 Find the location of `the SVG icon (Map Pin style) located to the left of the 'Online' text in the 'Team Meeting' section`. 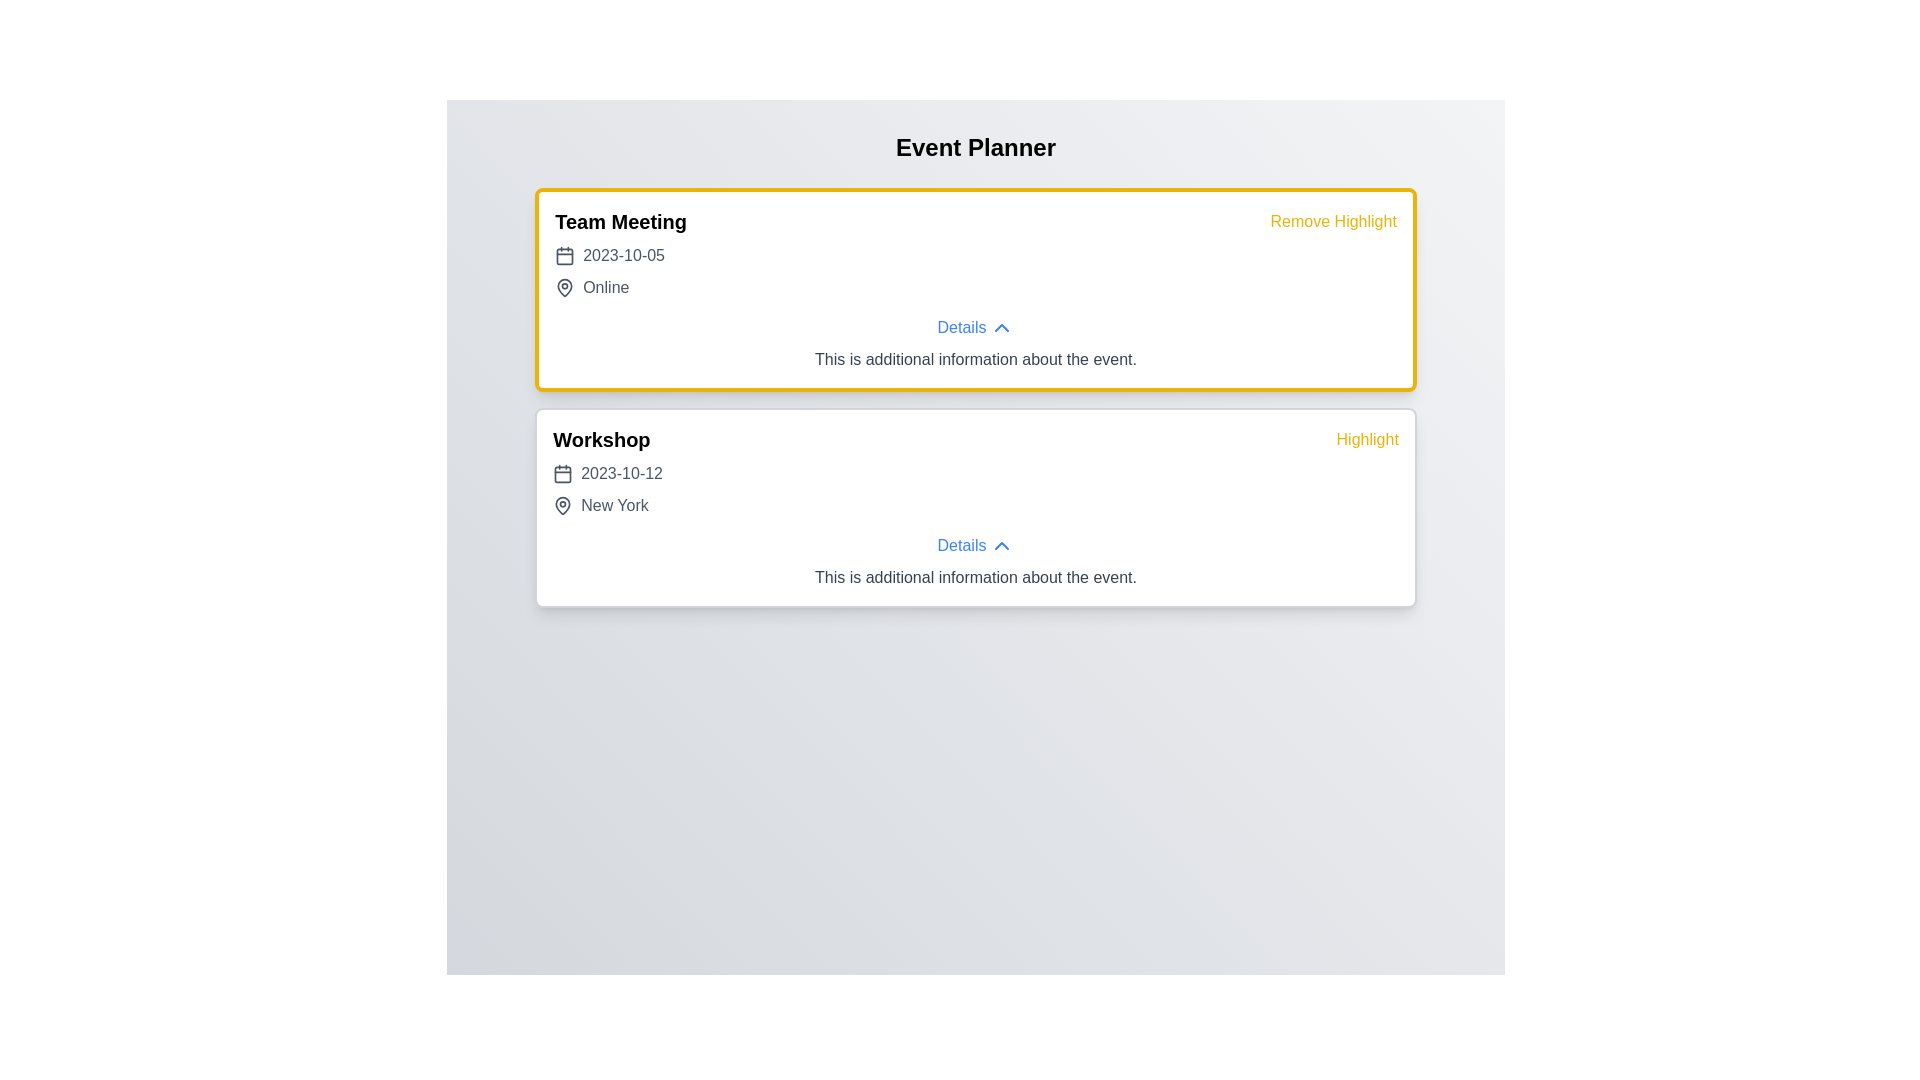

the SVG icon (Map Pin style) located to the left of the 'Online' text in the 'Team Meeting' section is located at coordinates (564, 288).